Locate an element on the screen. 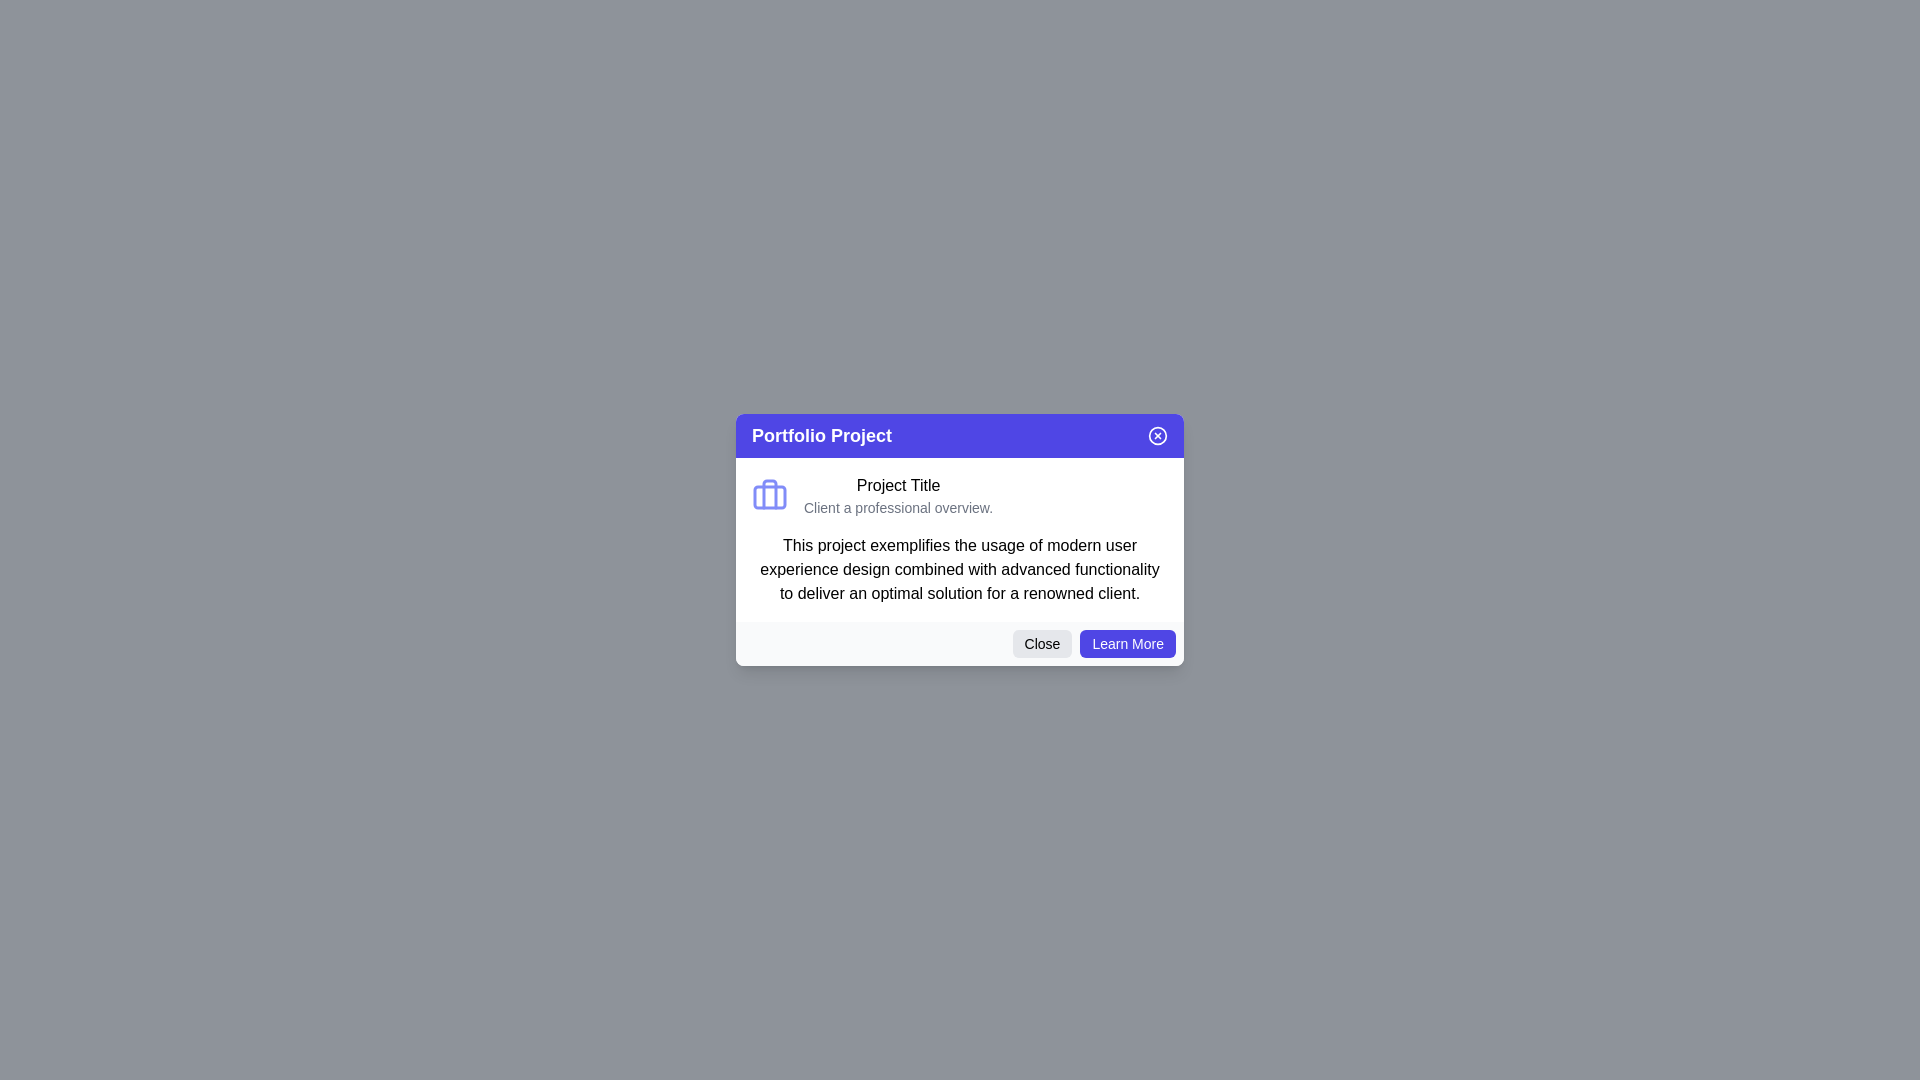 The width and height of the screenshot is (1920, 1080). the text in the text block with heading and subheading located within the modal dialog titled 'Portfolio Project', which contains the headline 'Project Title' and the description 'Client a professional overview.' is located at coordinates (897, 495).